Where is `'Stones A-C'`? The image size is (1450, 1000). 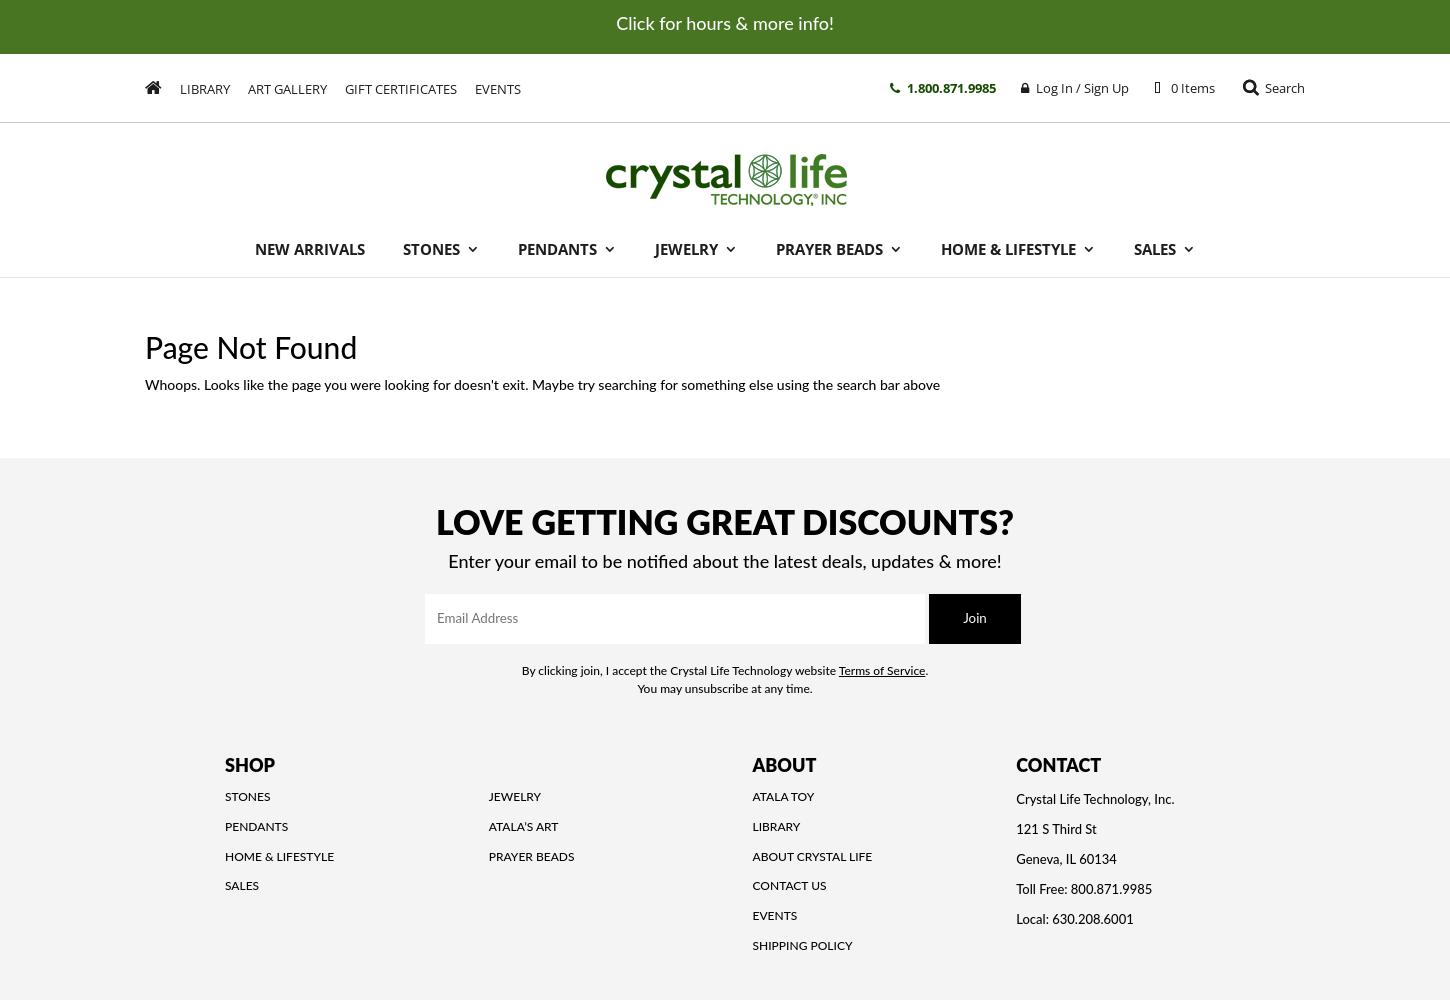 'Stones A-C' is located at coordinates (463, 314).